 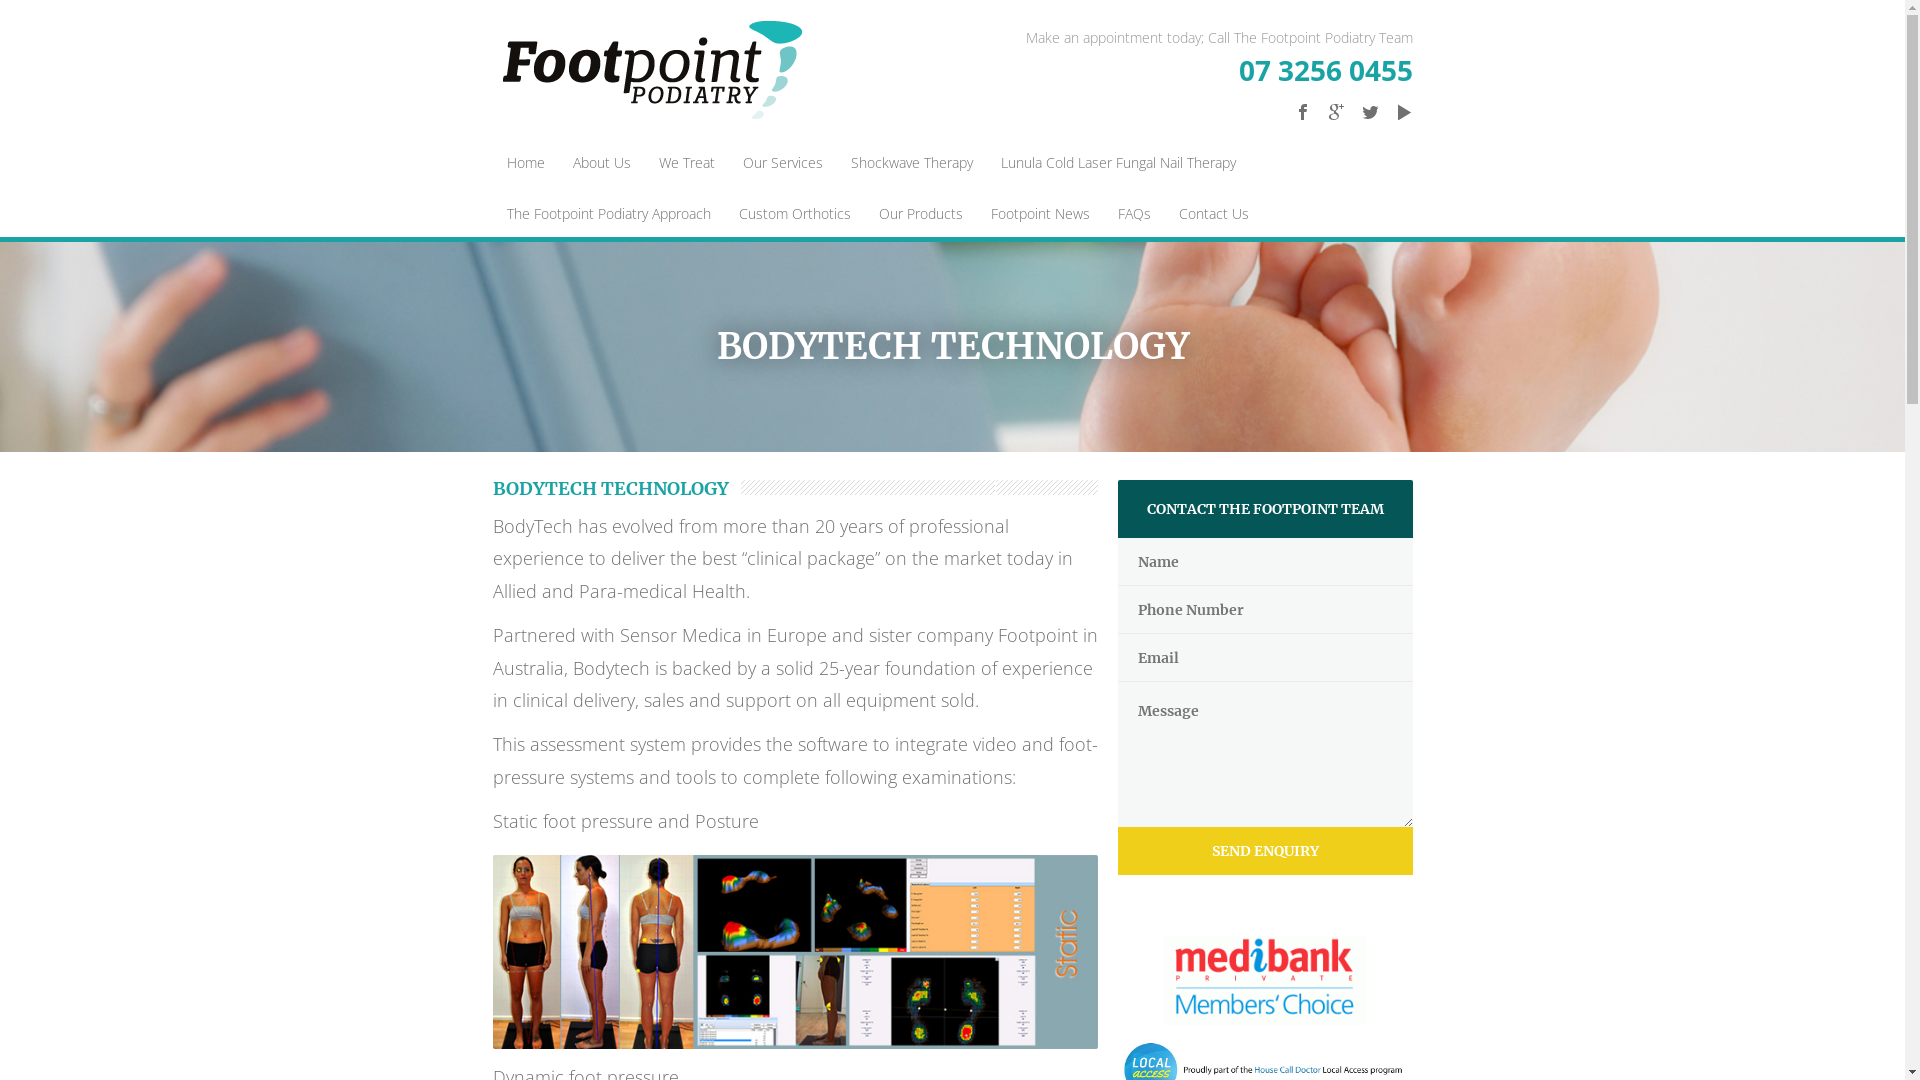 What do you see at coordinates (1134, 216) in the screenshot?
I see `'FAQs'` at bounding box center [1134, 216].